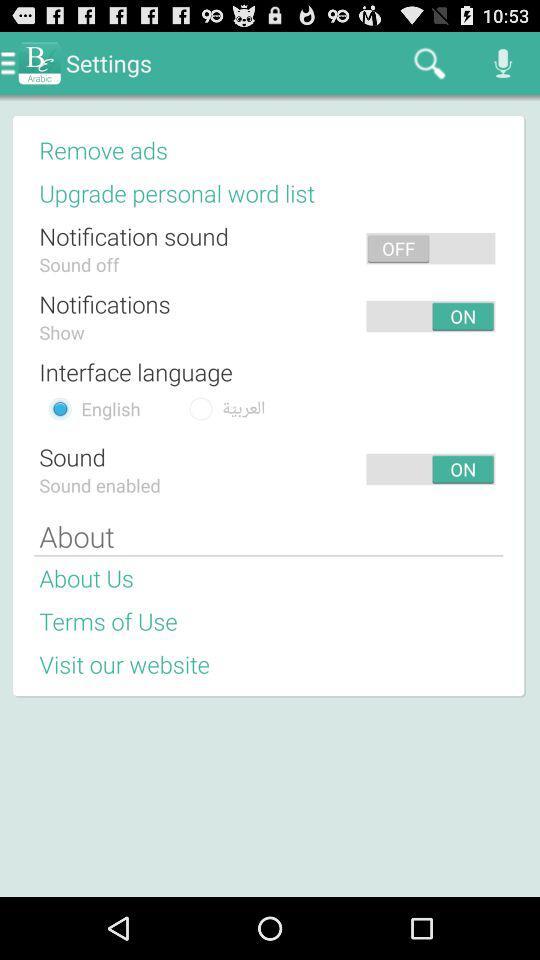 This screenshot has height=960, width=540. Describe the element at coordinates (104, 303) in the screenshot. I see `the notifications app` at that location.